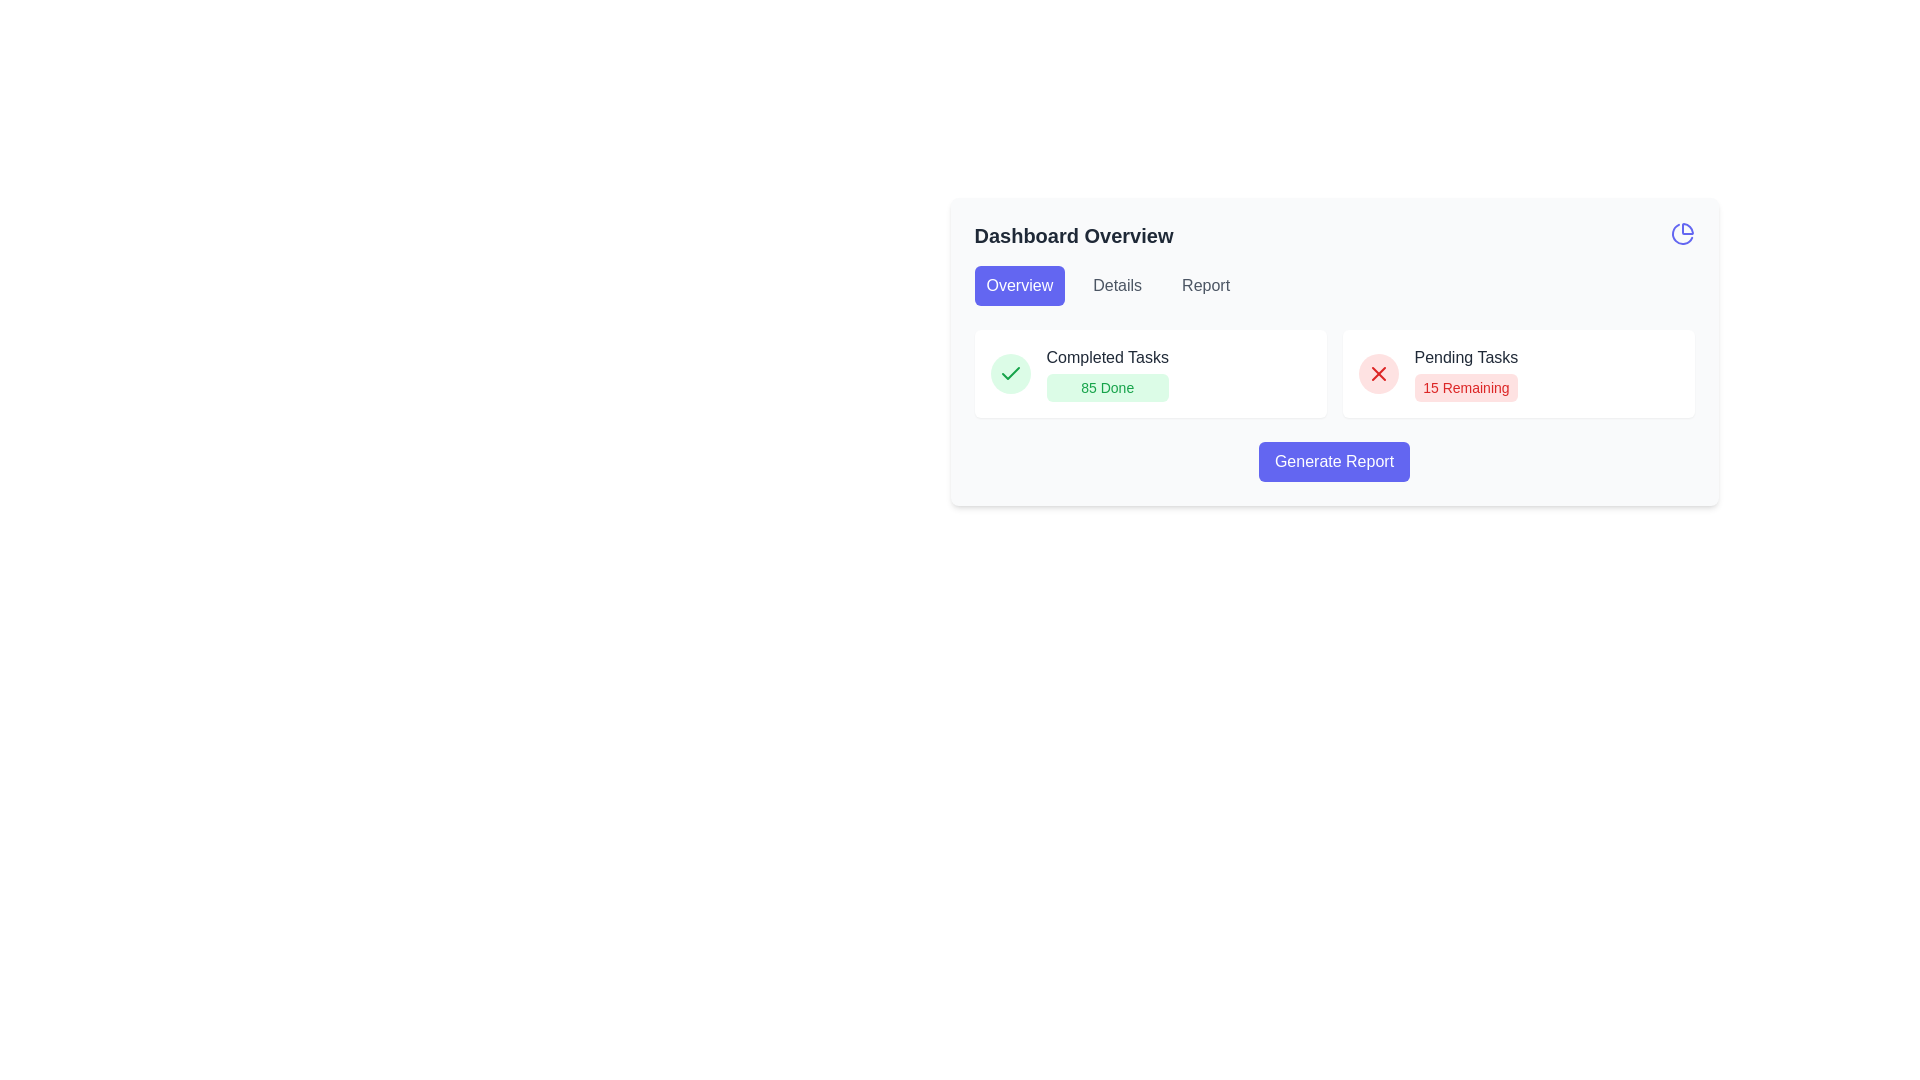 The height and width of the screenshot is (1080, 1920). What do you see at coordinates (1010, 374) in the screenshot?
I see `the status icon indicating completed tasks in the dashboard overview, located adjacent to the text '85 Done'` at bounding box center [1010, 374].